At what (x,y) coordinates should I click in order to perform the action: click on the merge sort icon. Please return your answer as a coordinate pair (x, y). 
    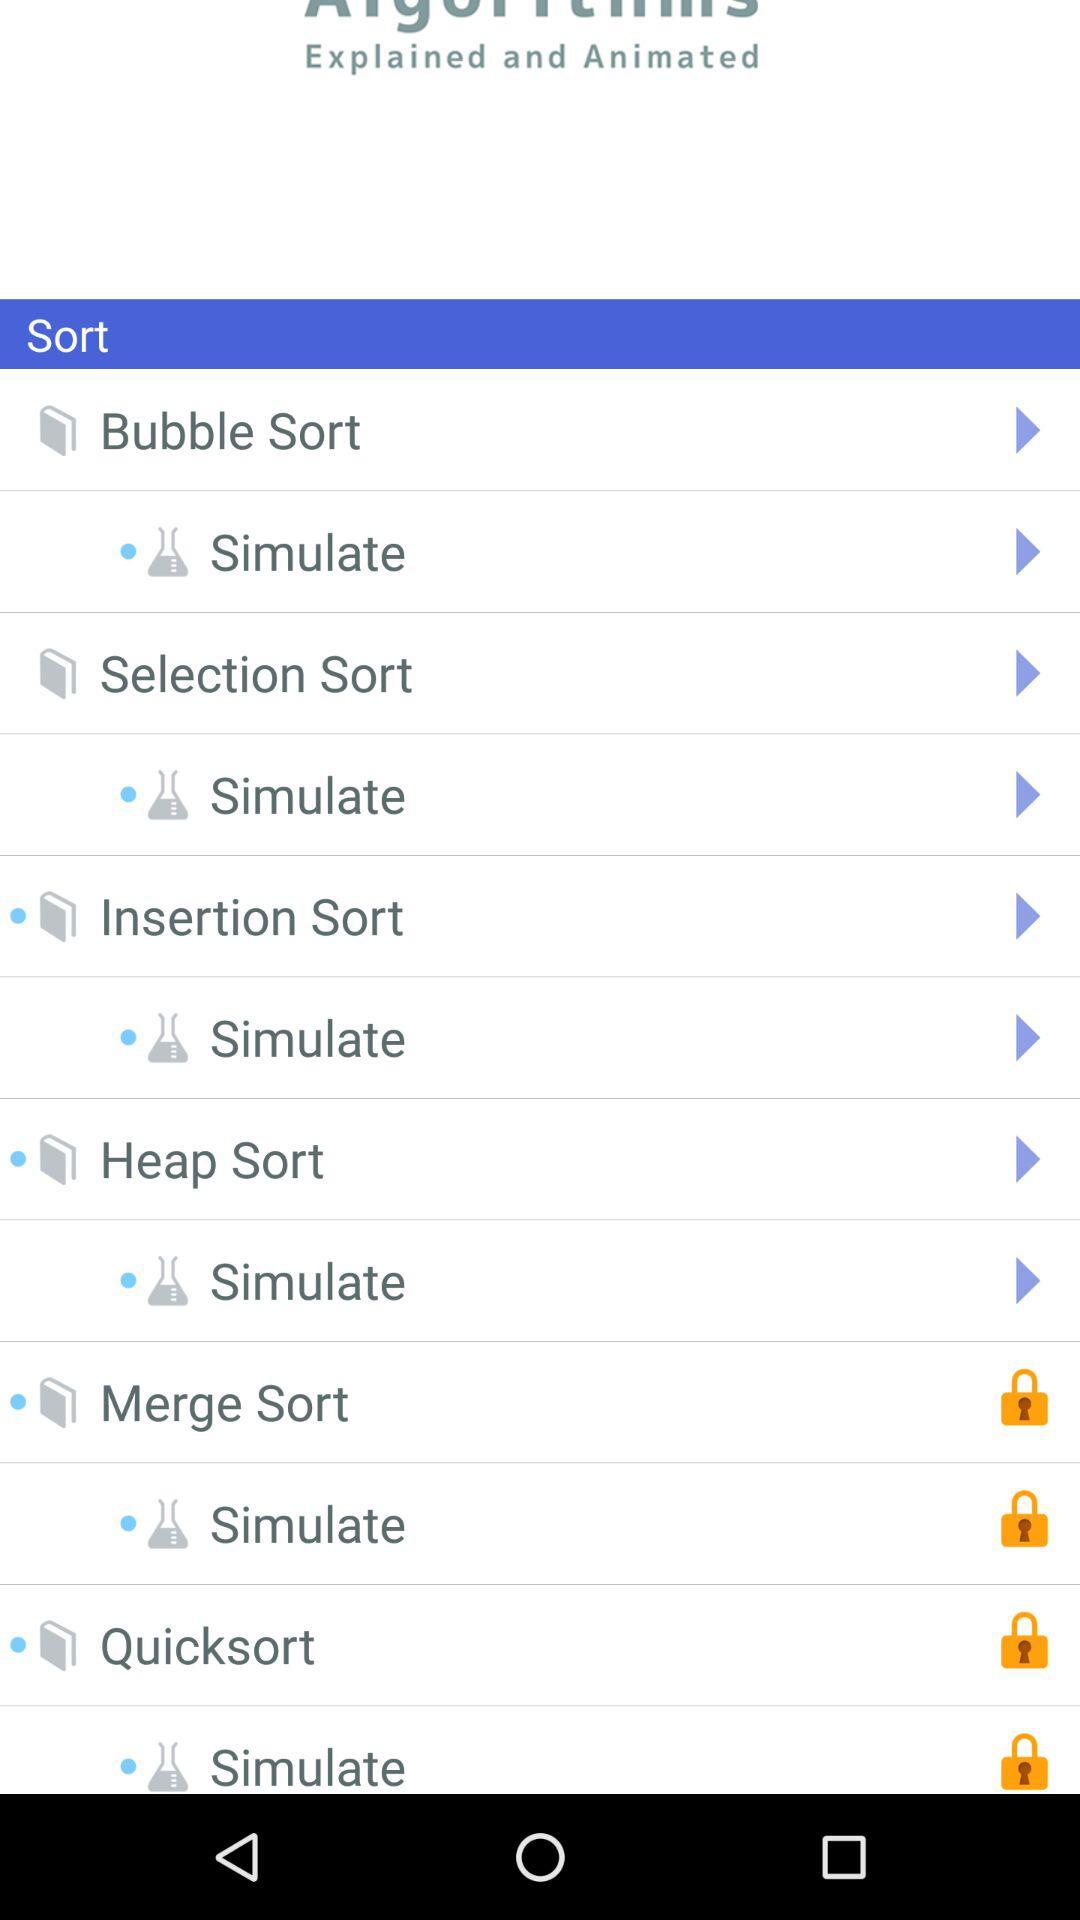
    Looking at the image, I should click on (224, 1401).